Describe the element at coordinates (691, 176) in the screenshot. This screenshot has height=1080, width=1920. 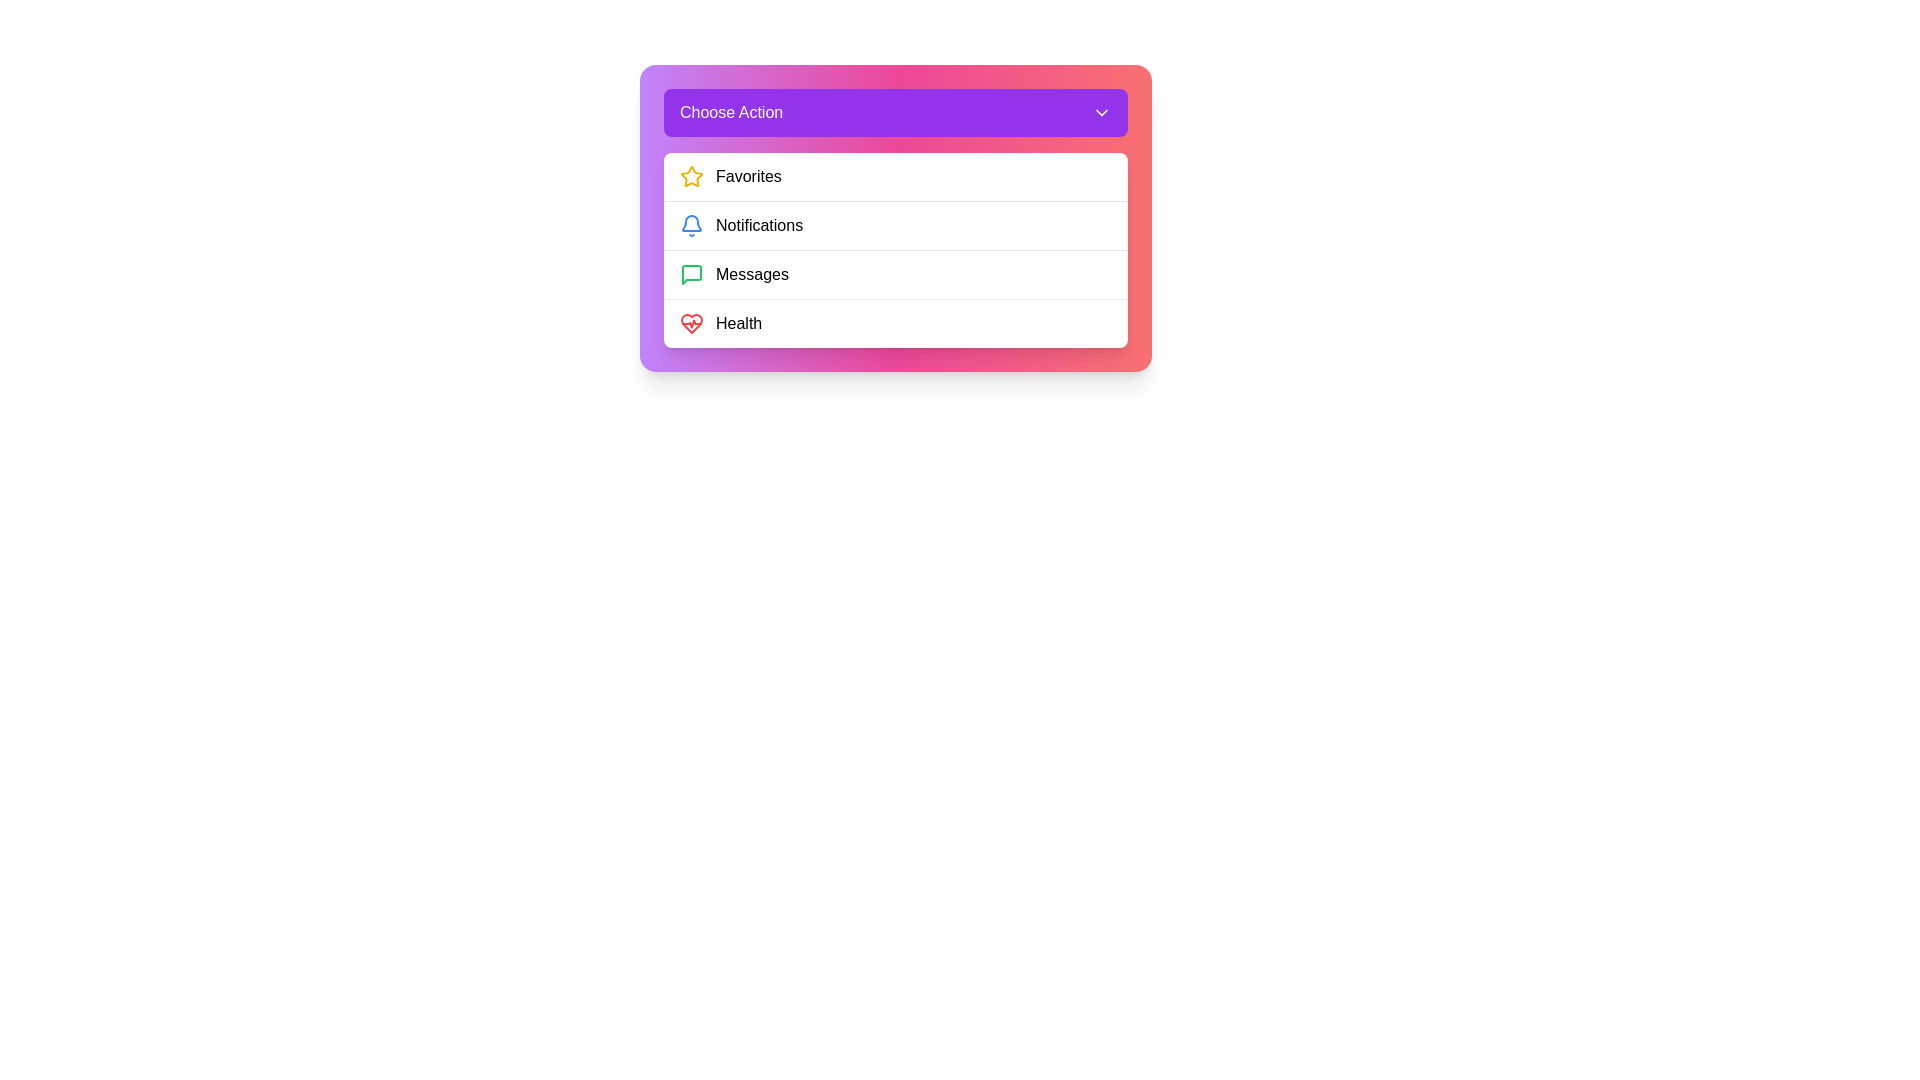
I see `the leftmost icon of the 'Favorites' row in the dropdown menu, which visually represents the 'Favorites' functionality` at that location.